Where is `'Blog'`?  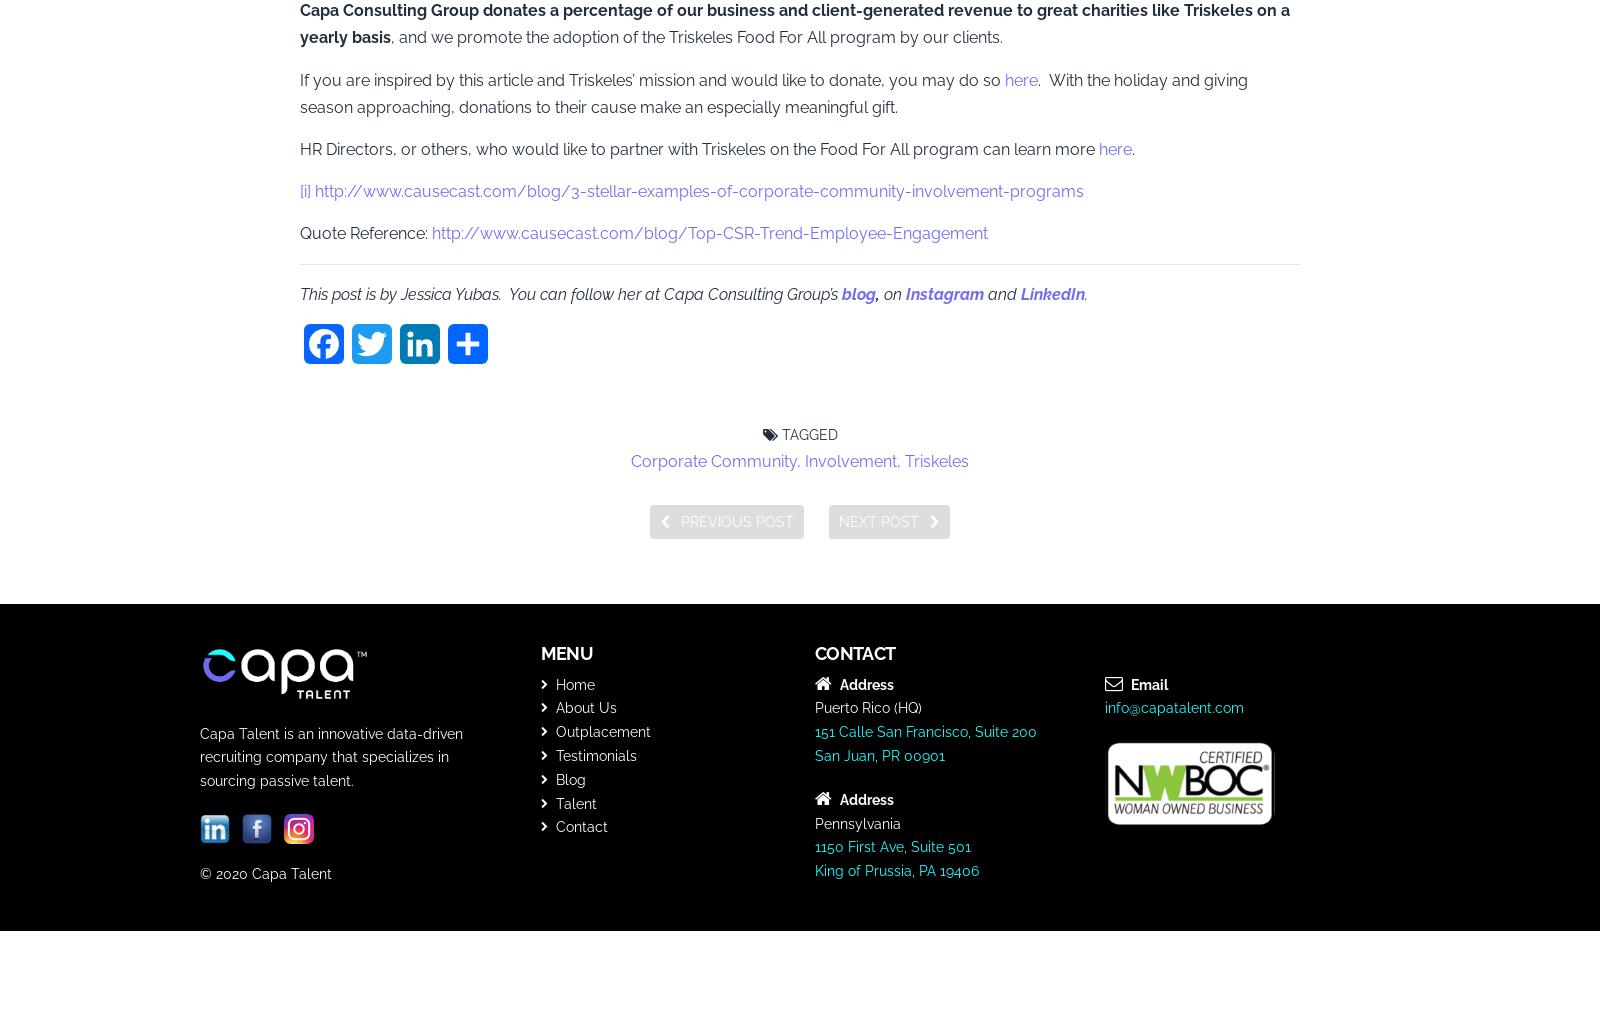
'Blog' is located at coordinates (568, 779).